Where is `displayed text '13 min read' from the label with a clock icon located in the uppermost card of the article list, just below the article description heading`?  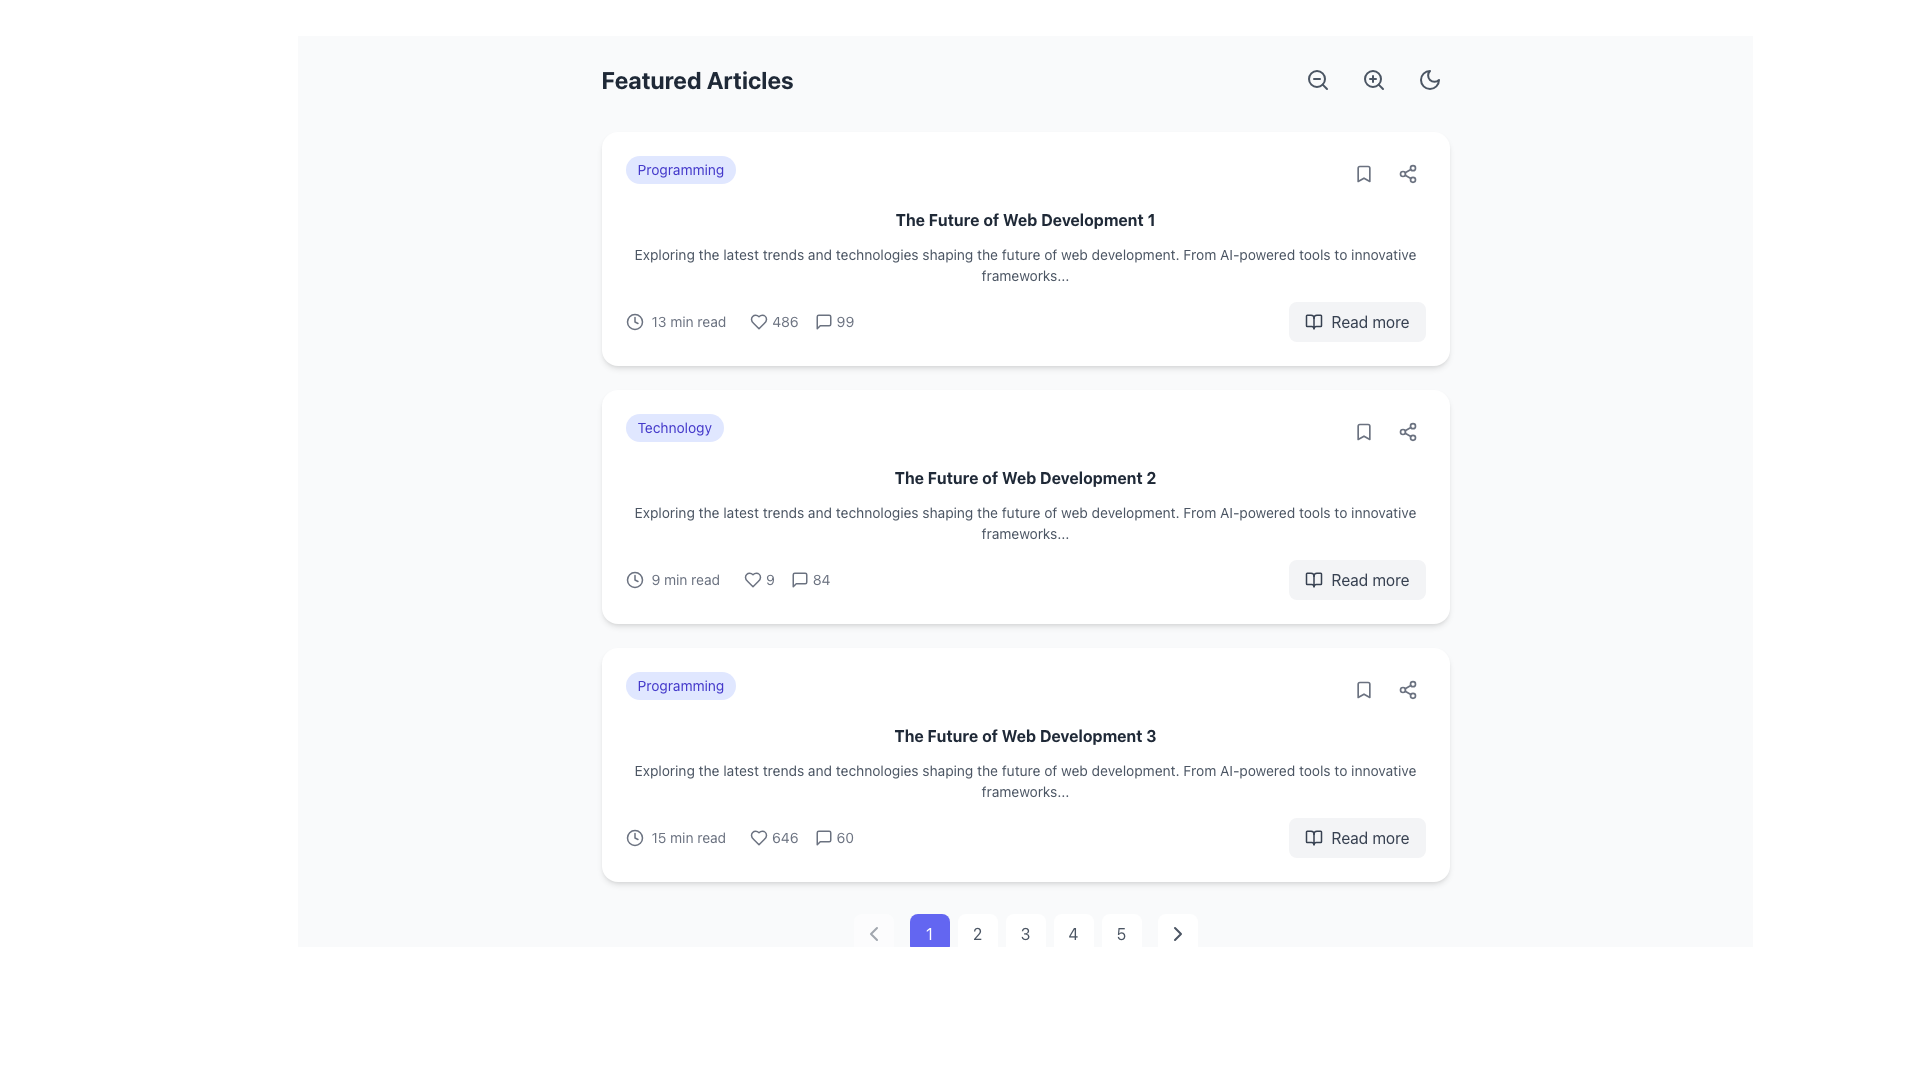 displayed text '13 min read' from the label with a clock icon located in the uppermost card of the article list, just below the article description heading is located at coordinates (675, 320).